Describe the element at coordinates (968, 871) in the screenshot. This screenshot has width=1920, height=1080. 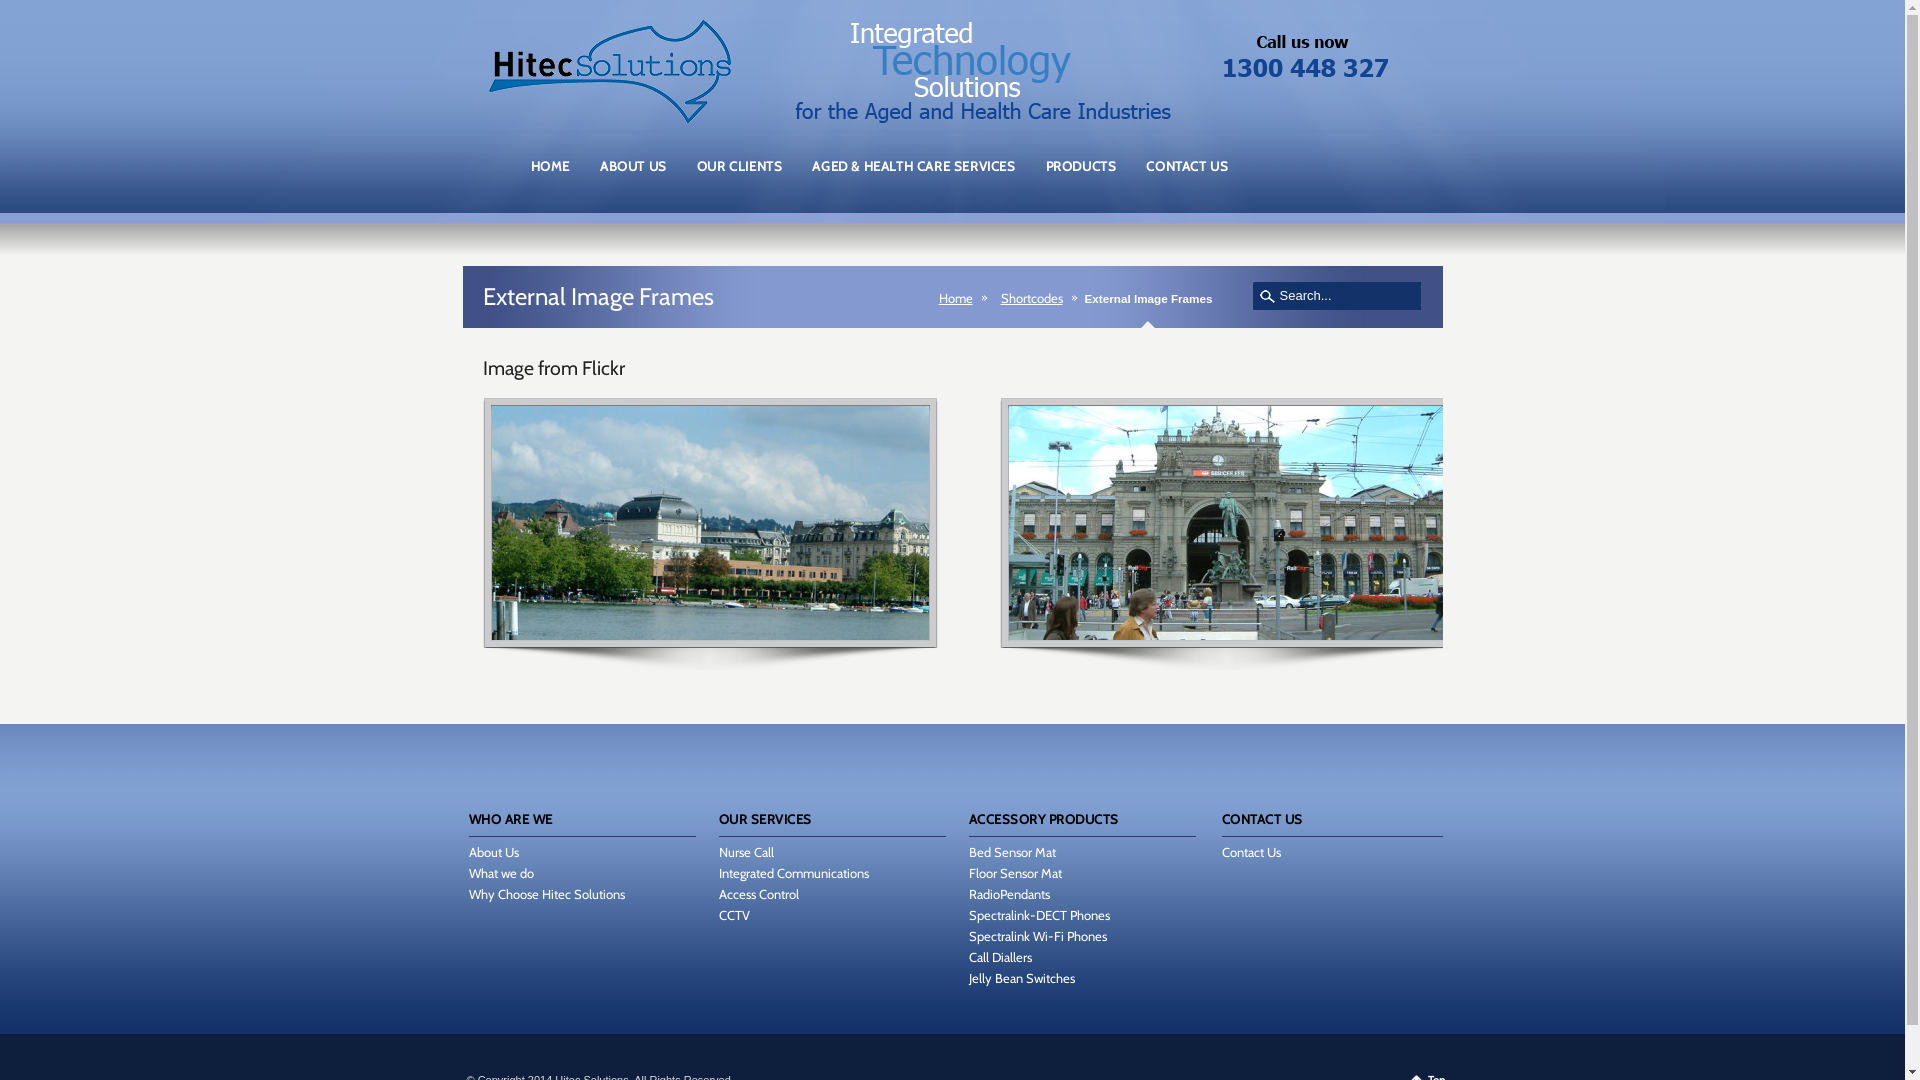
I see `'Floor Sensor Mat'` at that location.